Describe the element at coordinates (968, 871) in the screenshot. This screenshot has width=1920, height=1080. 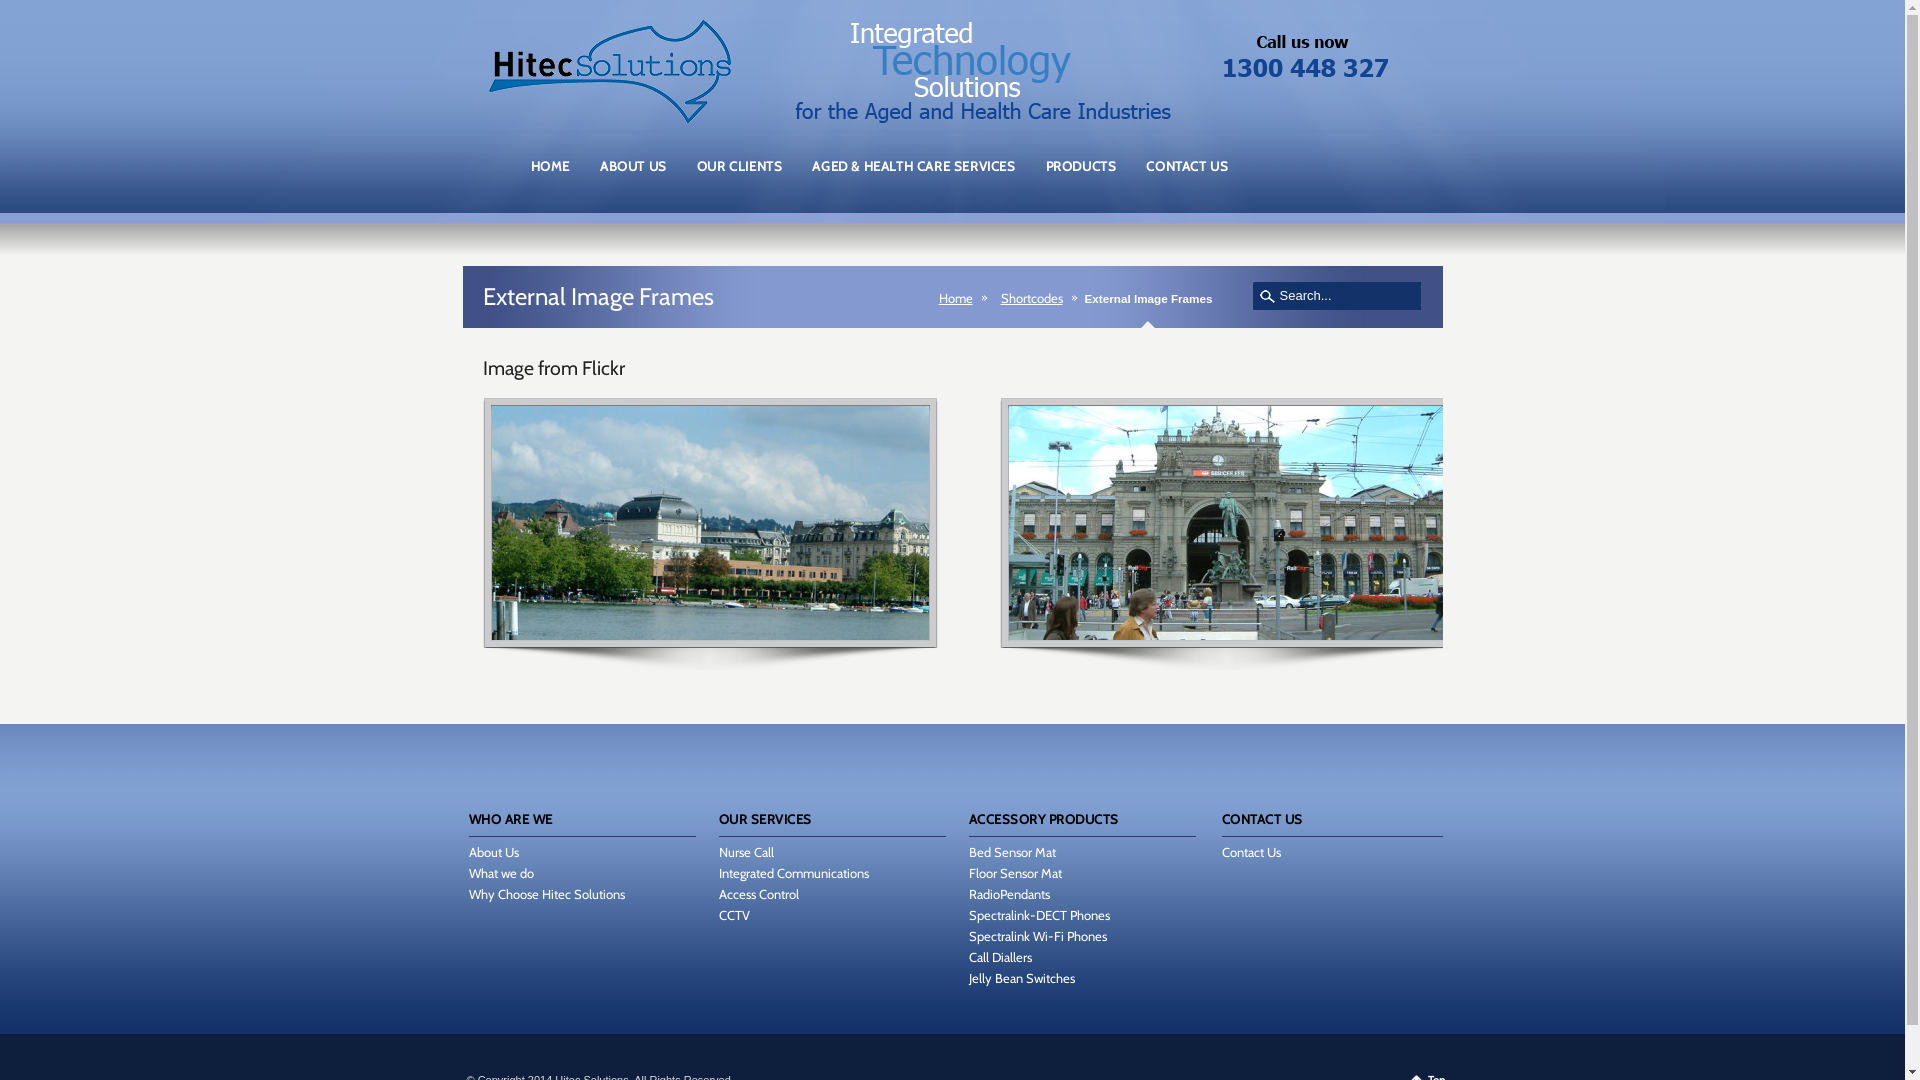
I see `'Floor Sensor Mat'` at that location.